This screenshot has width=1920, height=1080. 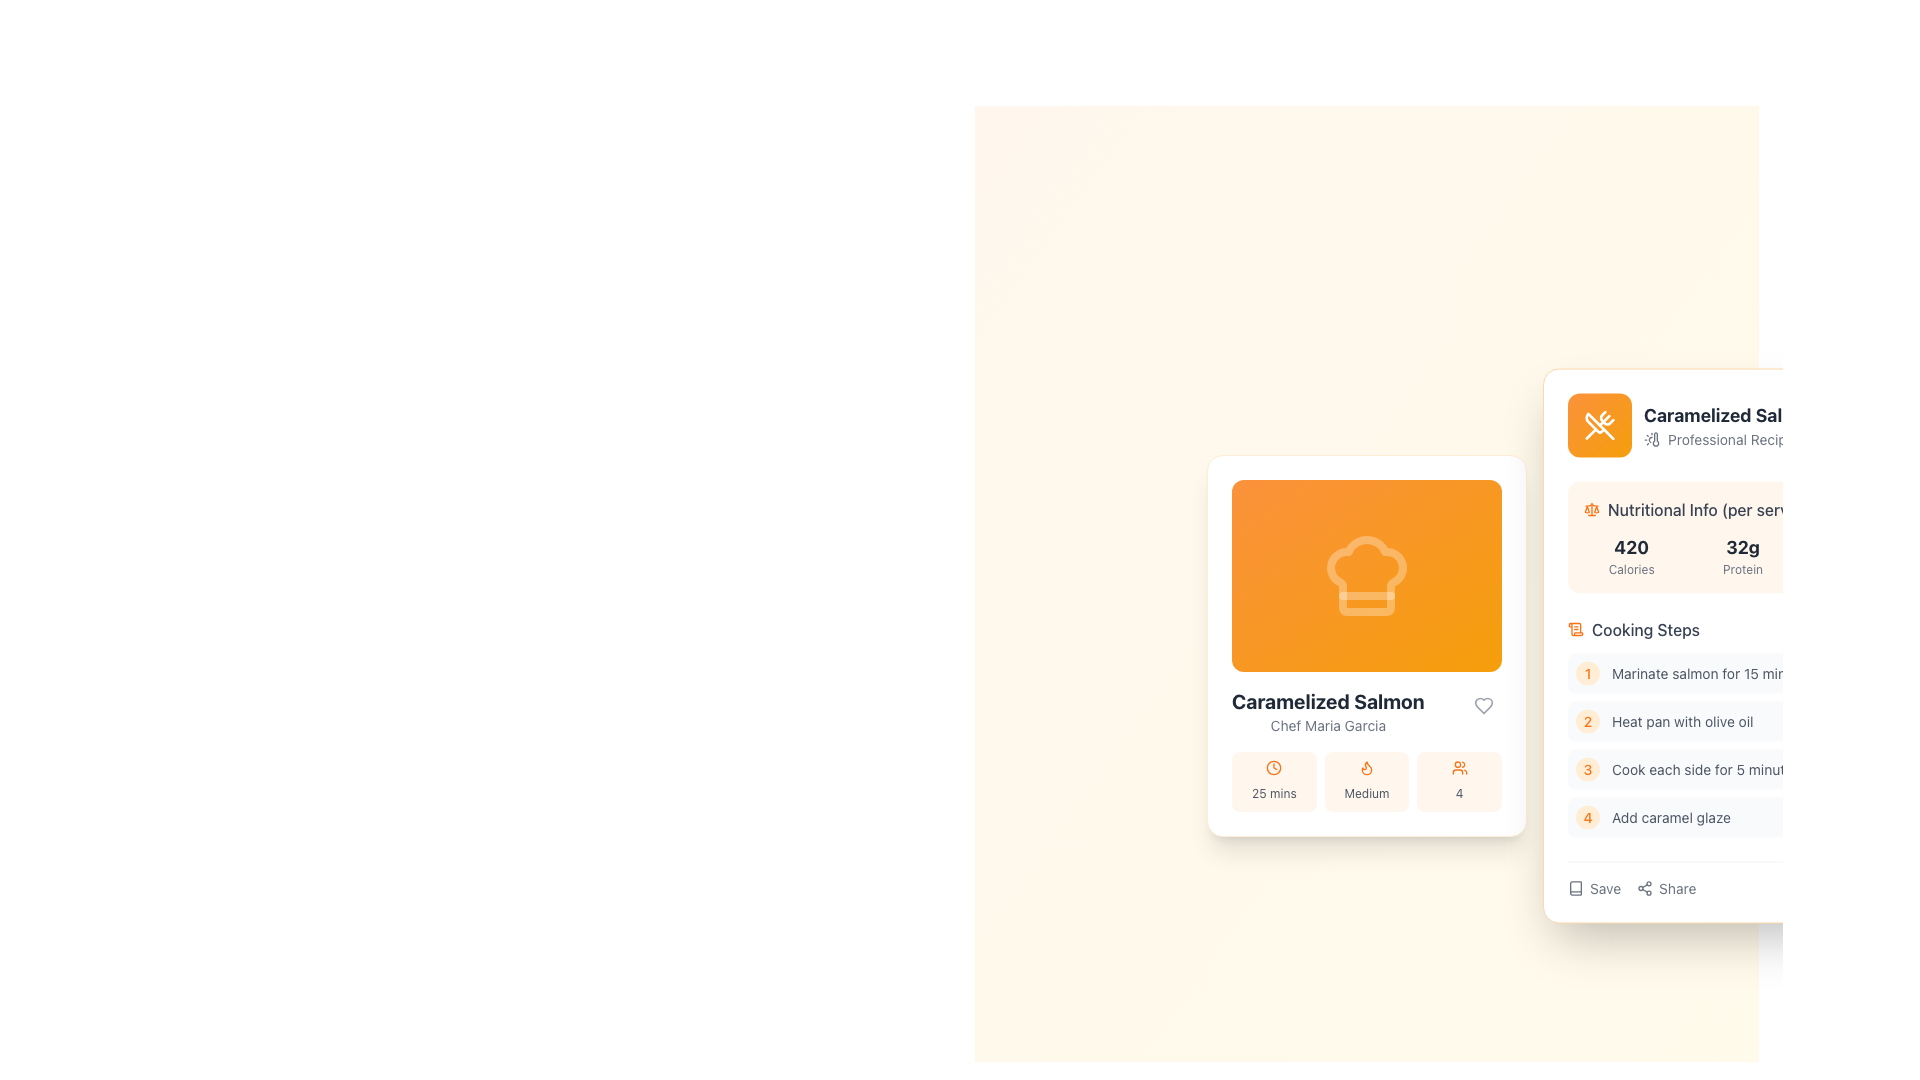 What do you see at coordinates (1483, 704) in the screenshot?
I see `the favorite button located at the top-right of the 'Caramelized Salmon' recipe card, next to 'Chef Maria Garcia', to mark it as favorite` at bounding box center [1483, 704].